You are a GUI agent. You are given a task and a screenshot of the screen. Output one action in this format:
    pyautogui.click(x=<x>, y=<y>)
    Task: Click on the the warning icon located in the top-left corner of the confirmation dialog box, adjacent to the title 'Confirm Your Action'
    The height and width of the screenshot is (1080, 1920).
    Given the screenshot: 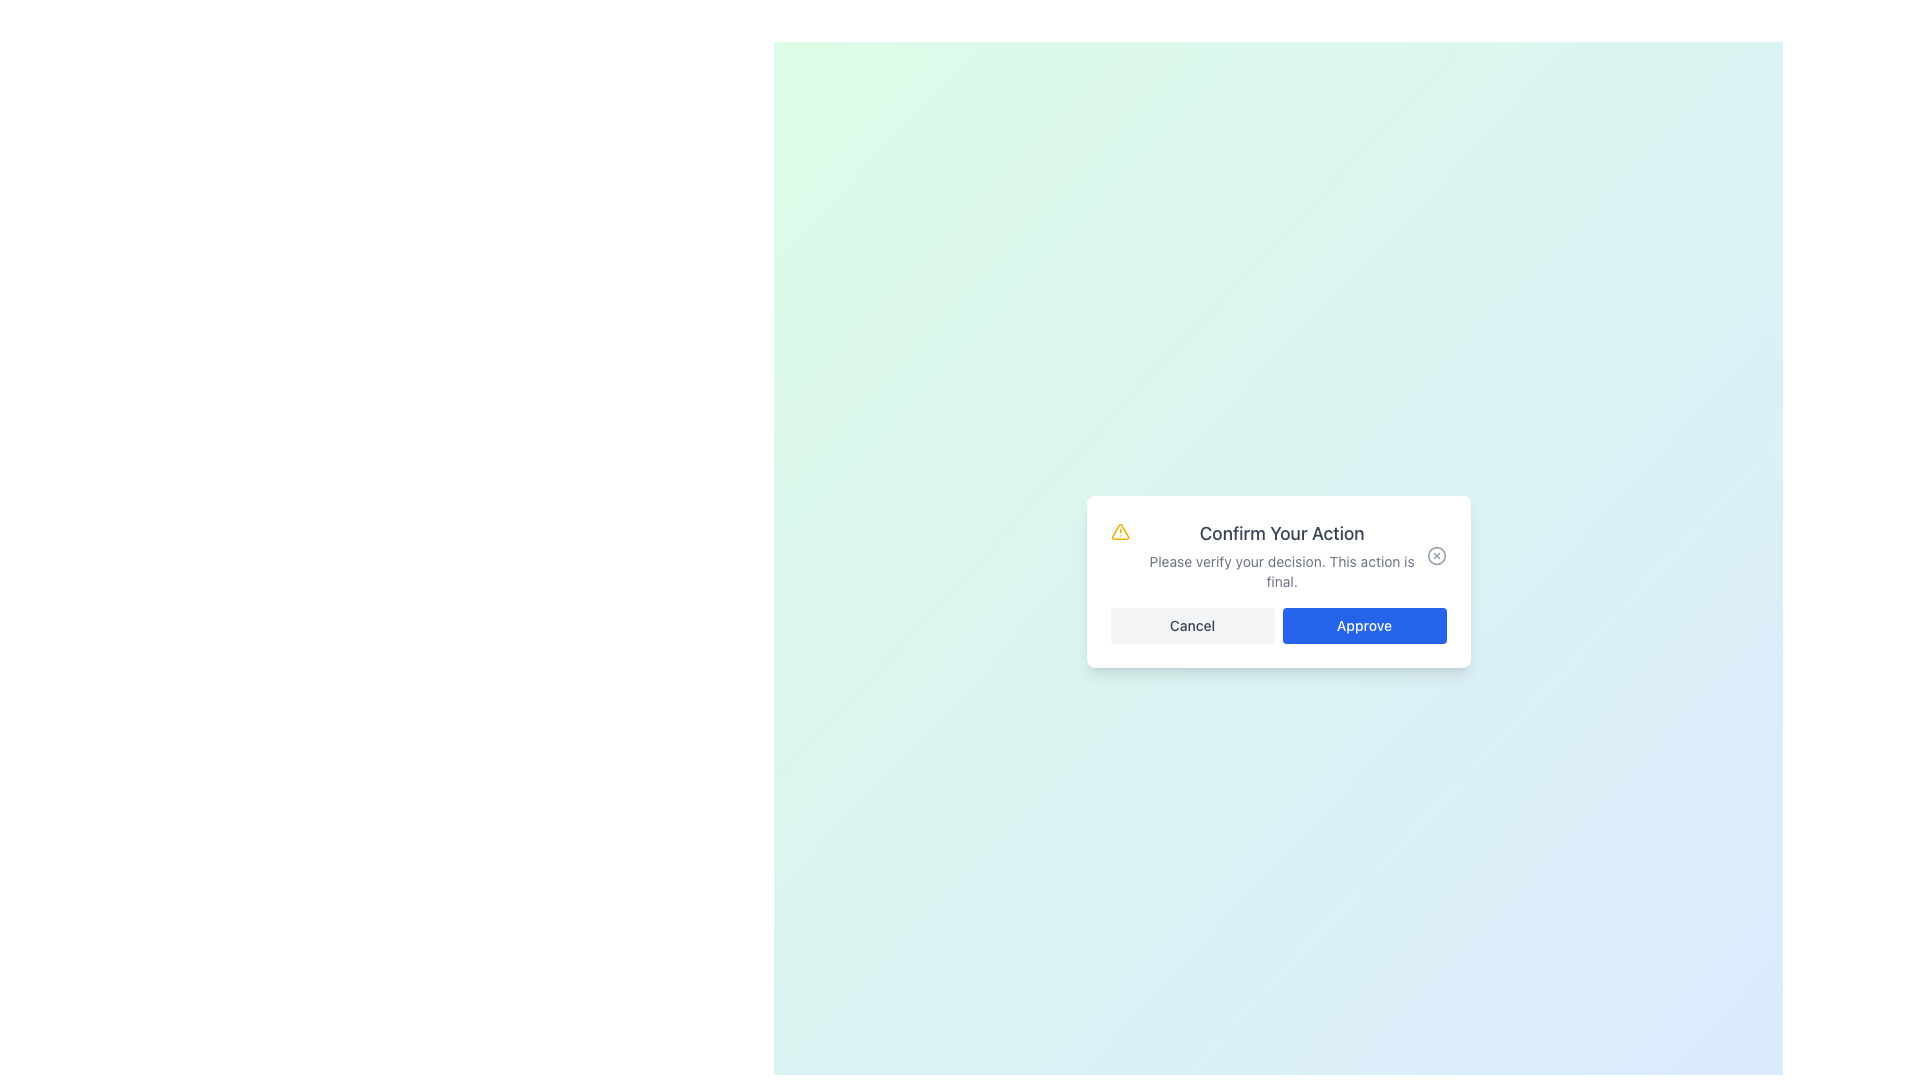 What is the action you would take?
    pyautogui.click(x=1118, y=531)
    